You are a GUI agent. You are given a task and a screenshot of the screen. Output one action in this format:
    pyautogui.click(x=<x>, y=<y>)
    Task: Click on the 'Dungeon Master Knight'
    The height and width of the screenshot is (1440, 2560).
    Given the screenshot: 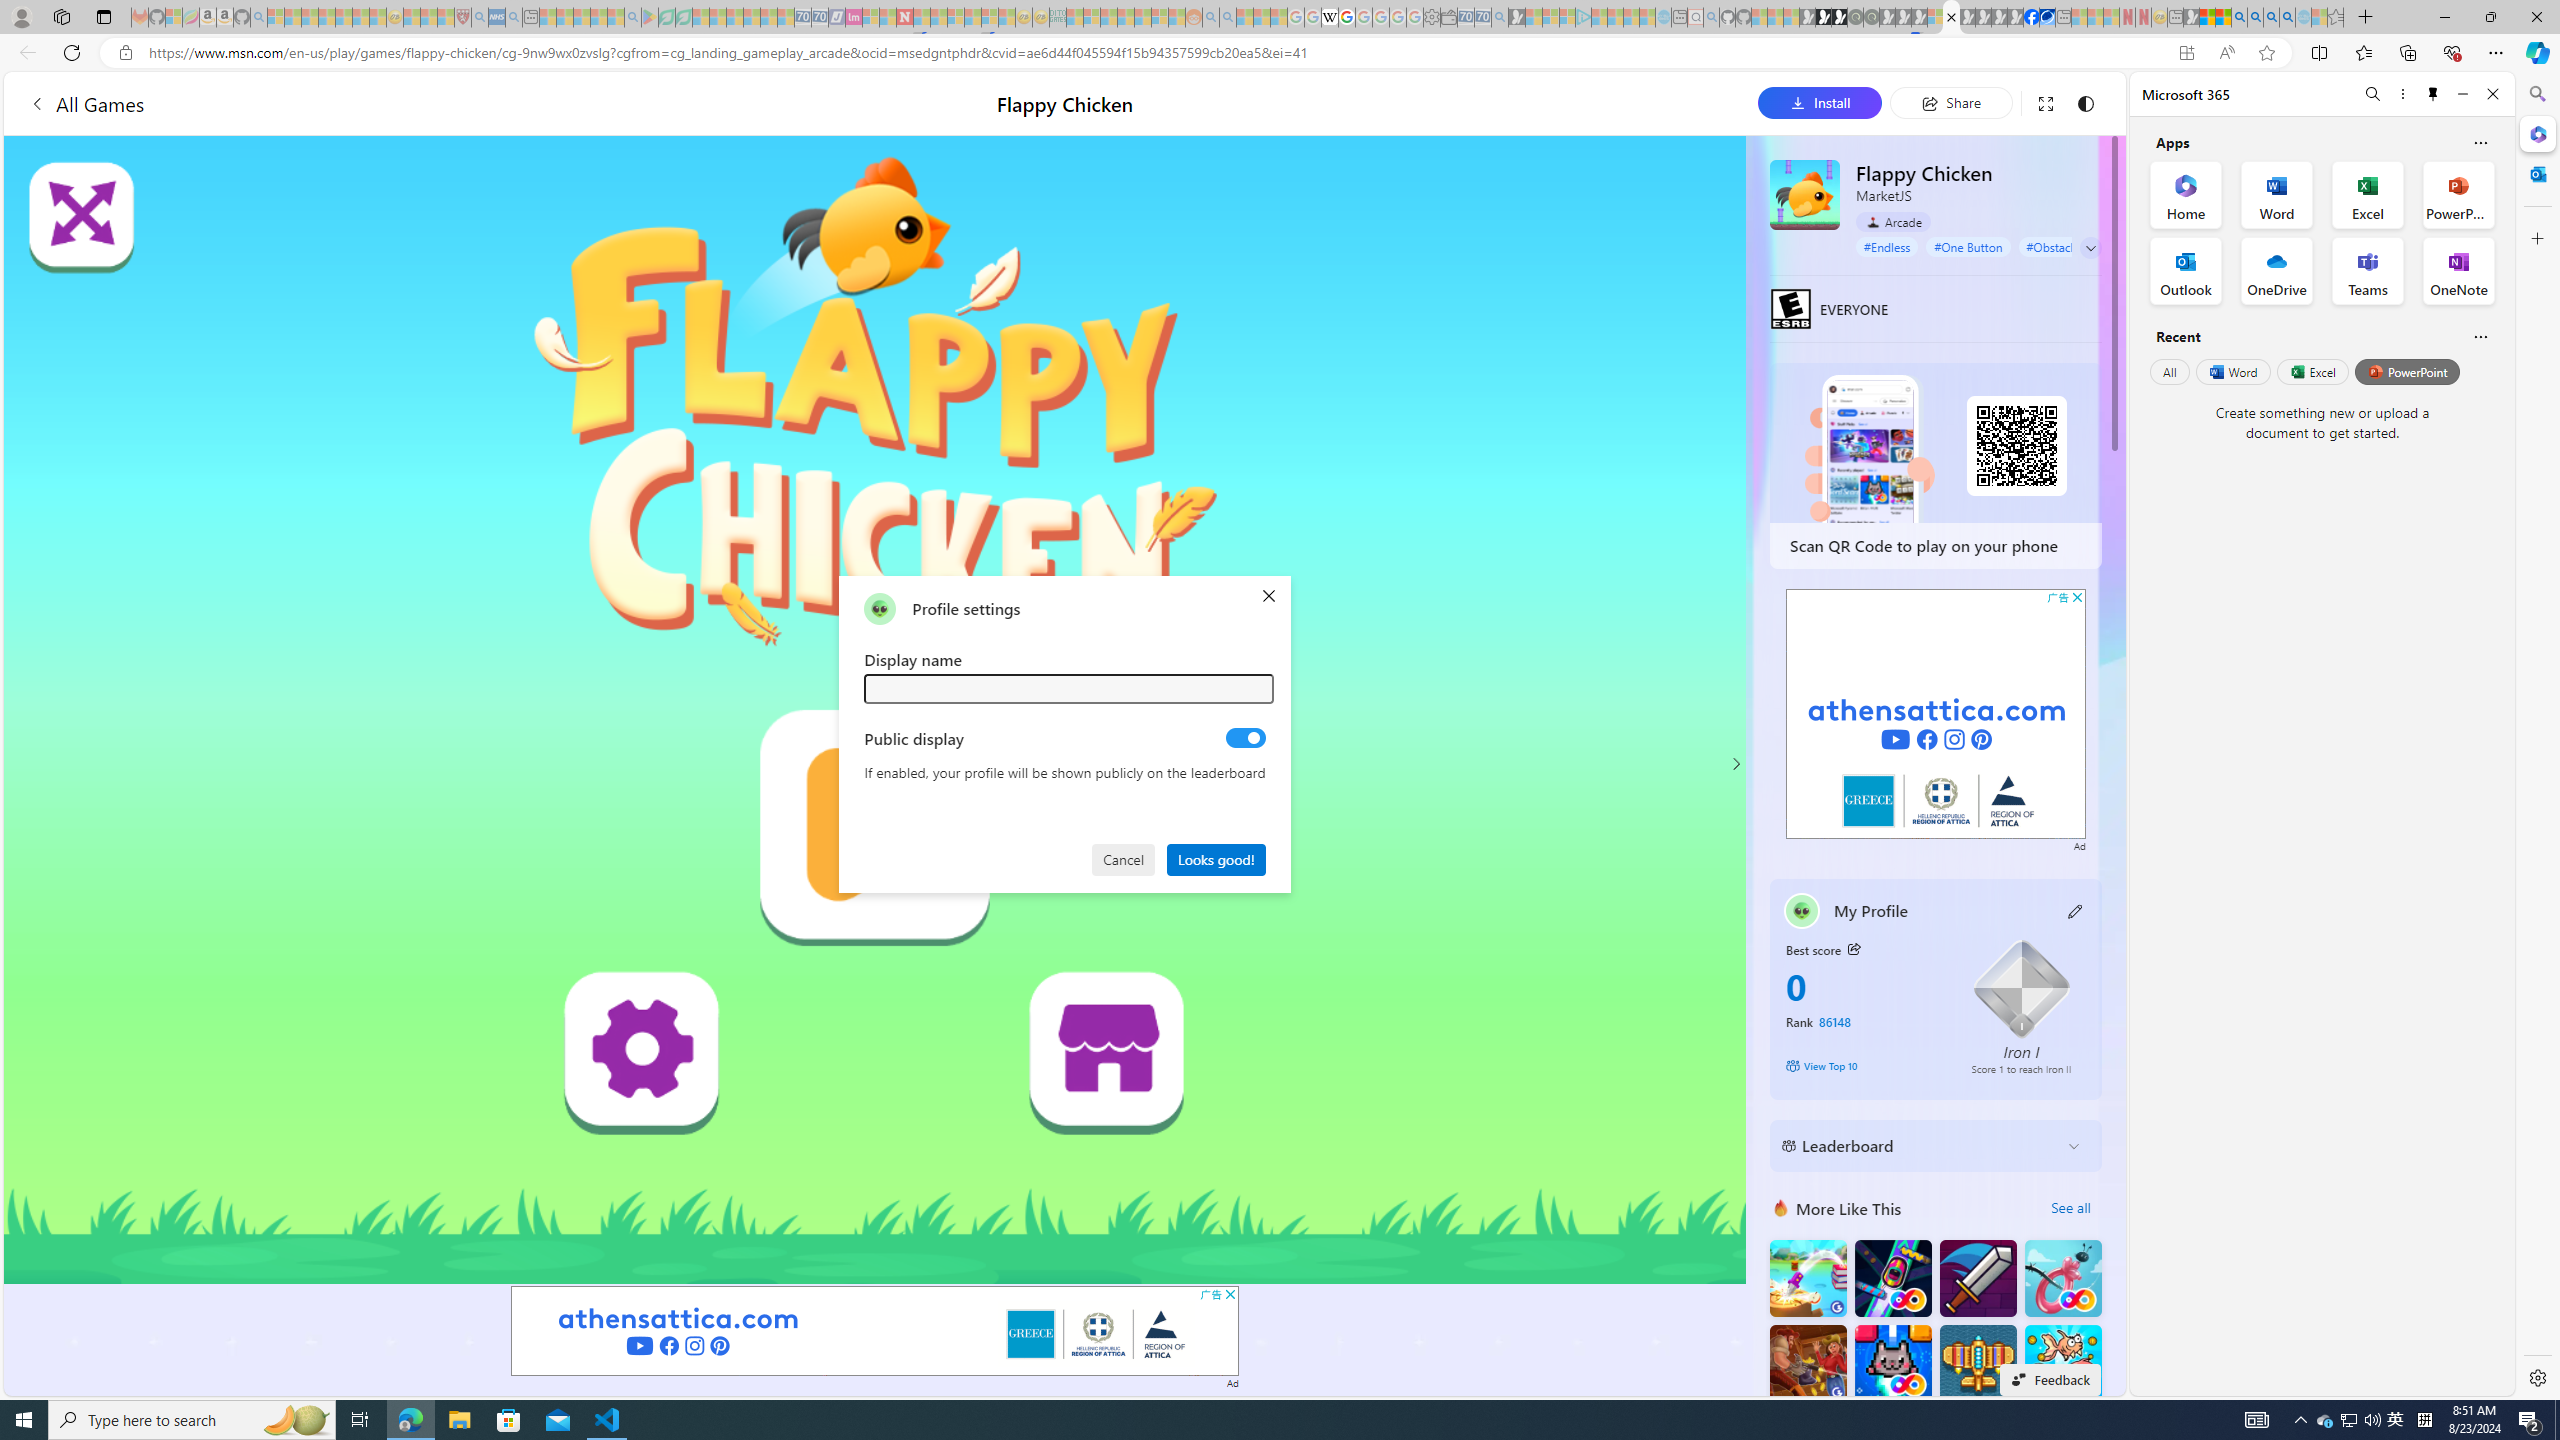 What is the action you would take?
    pyautogui.click(x=1977, y=1278)
    